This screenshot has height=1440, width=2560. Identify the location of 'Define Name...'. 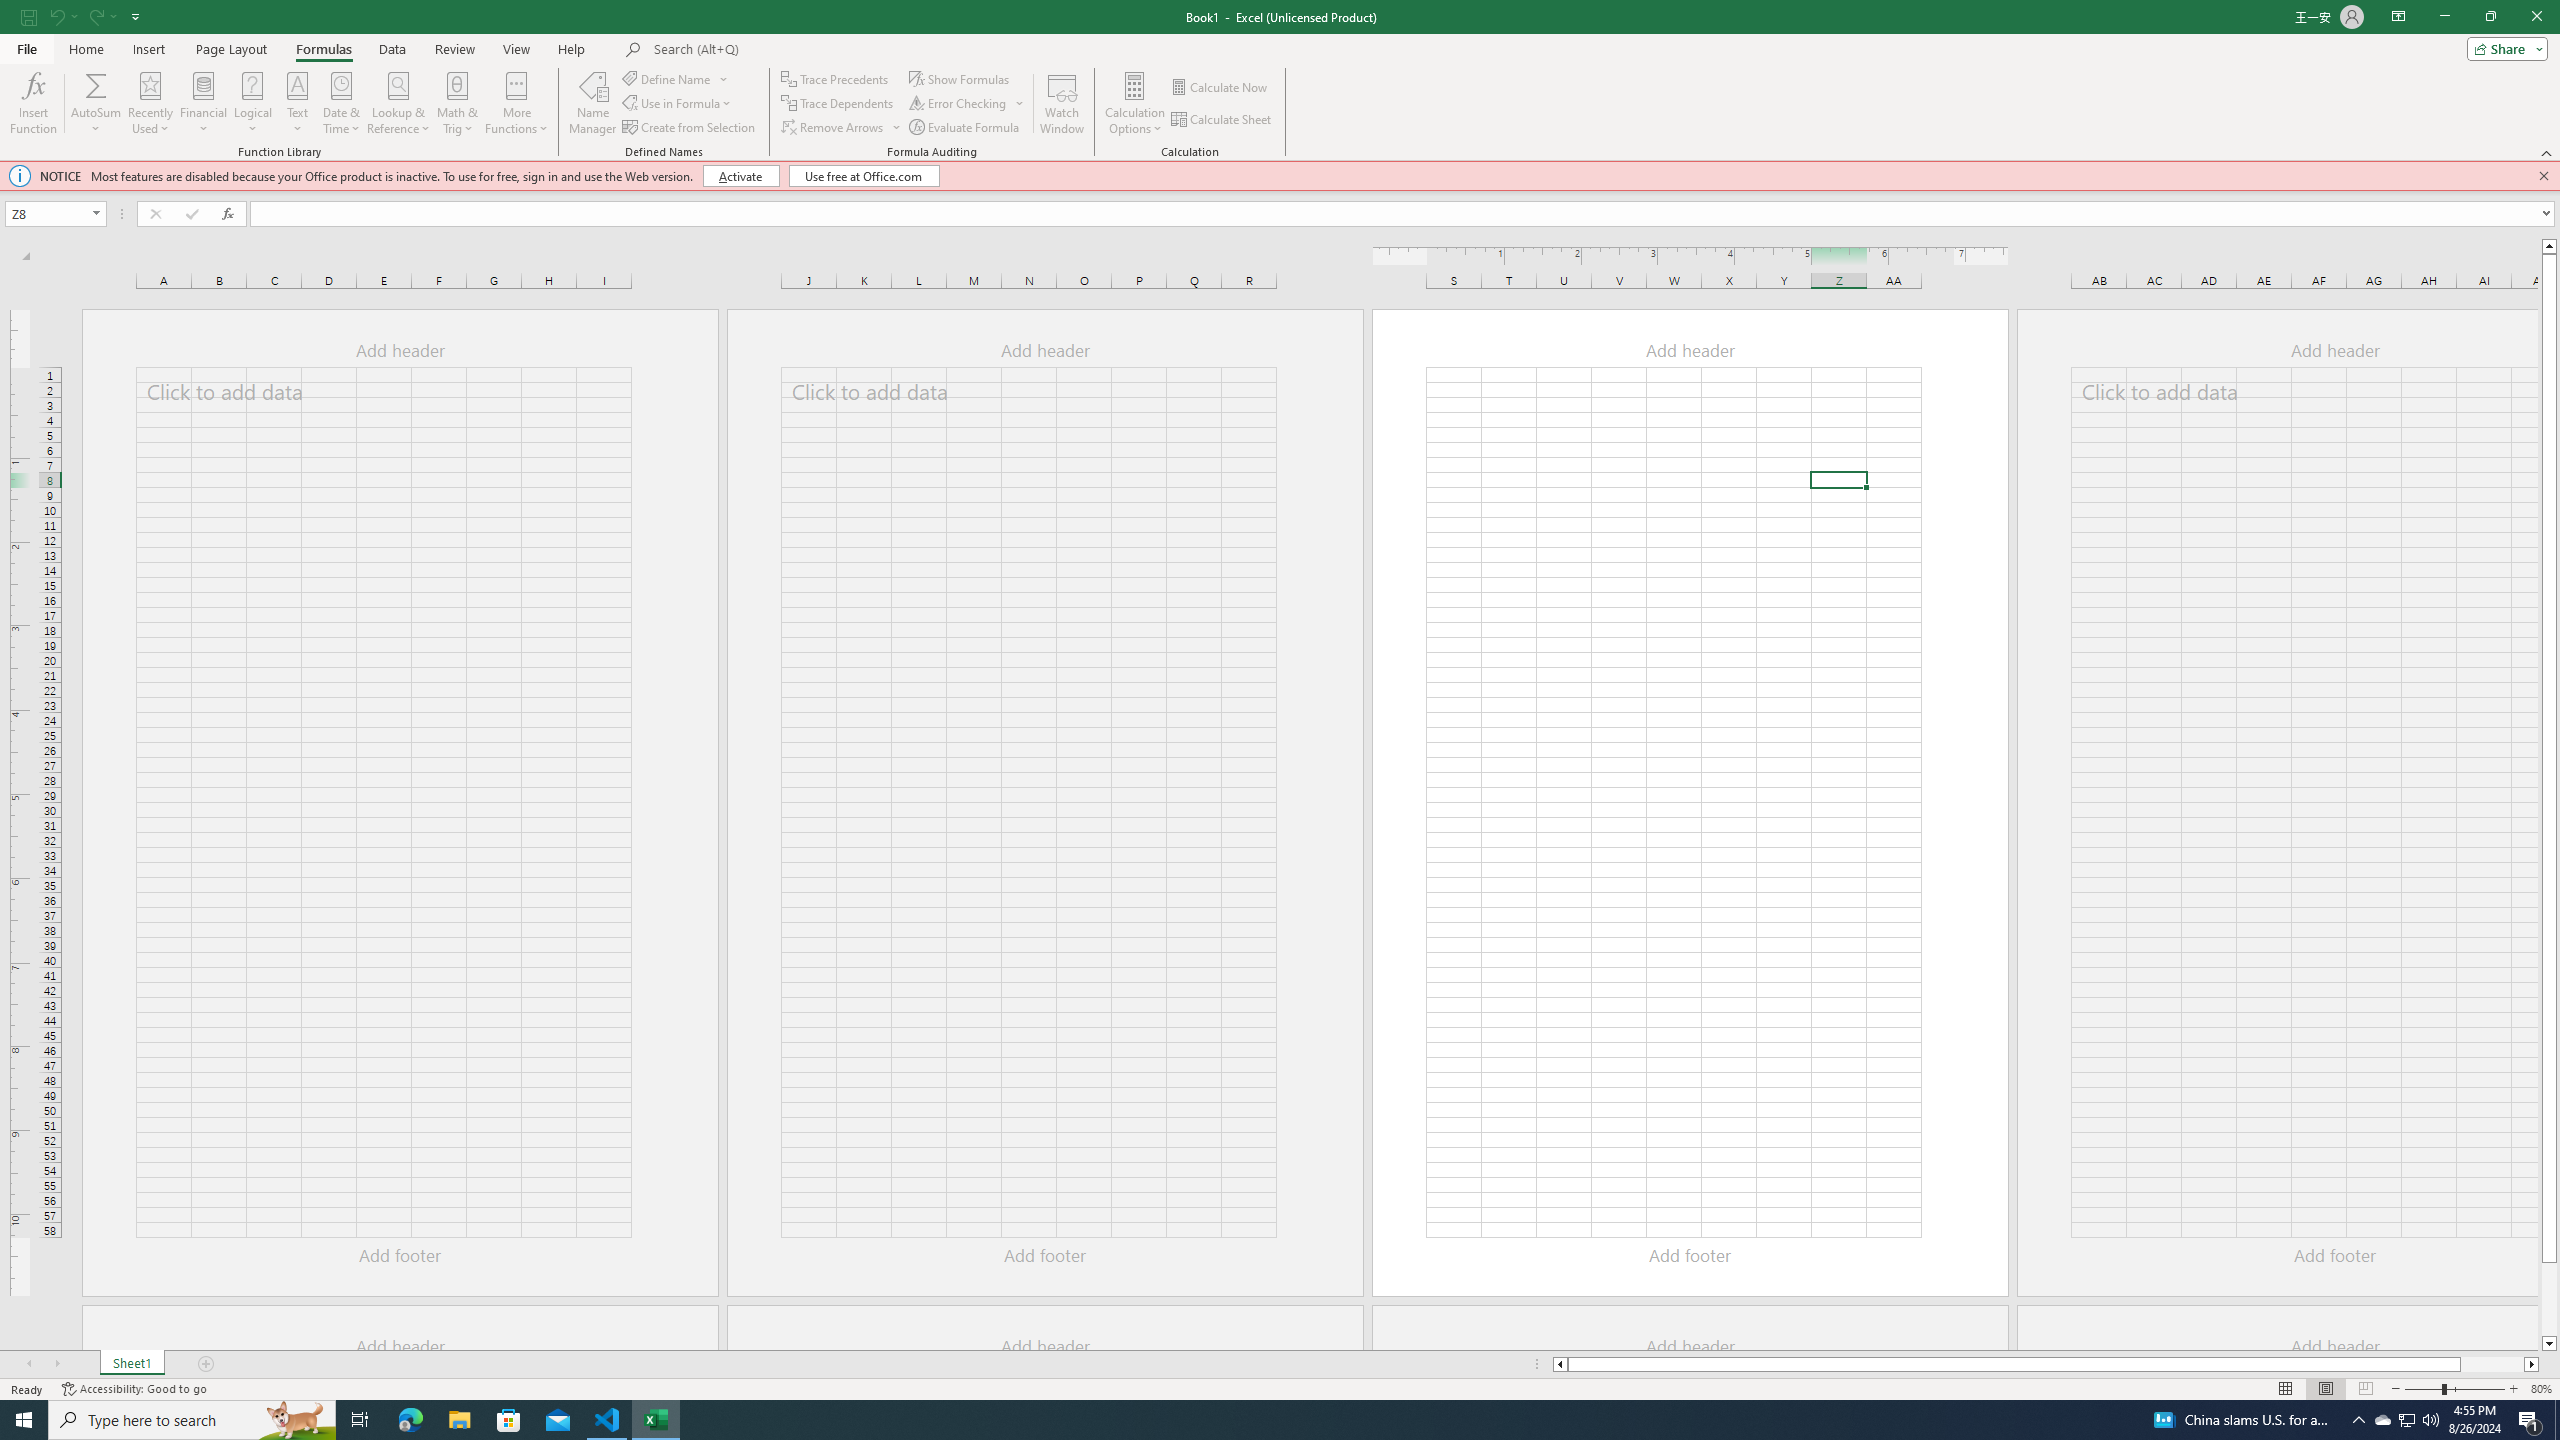
(668, 78).